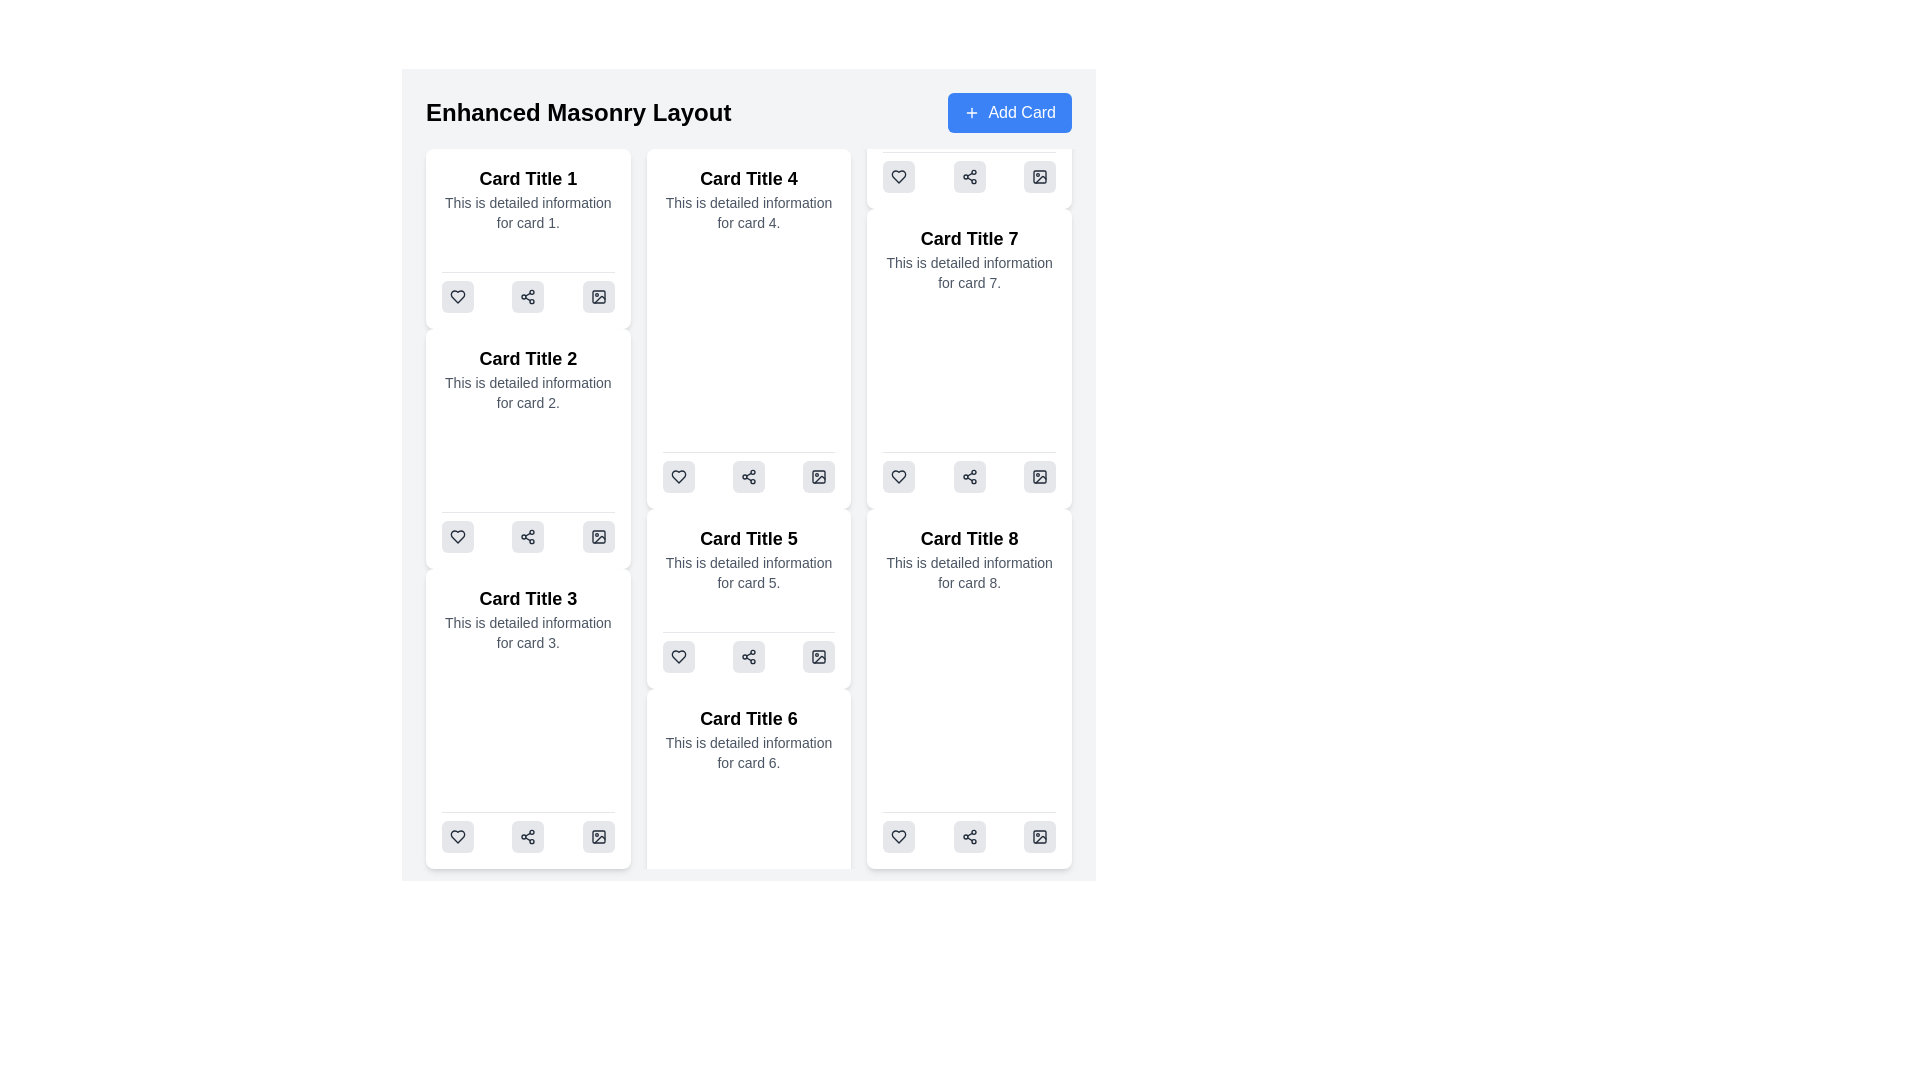  Describe the element at coordinates (528, 531) in the screenshot. I see `the icon depicting a connection or sharing activity, which is the second item among three action buttons at the bottom of 'Card Title 2'` at that location.